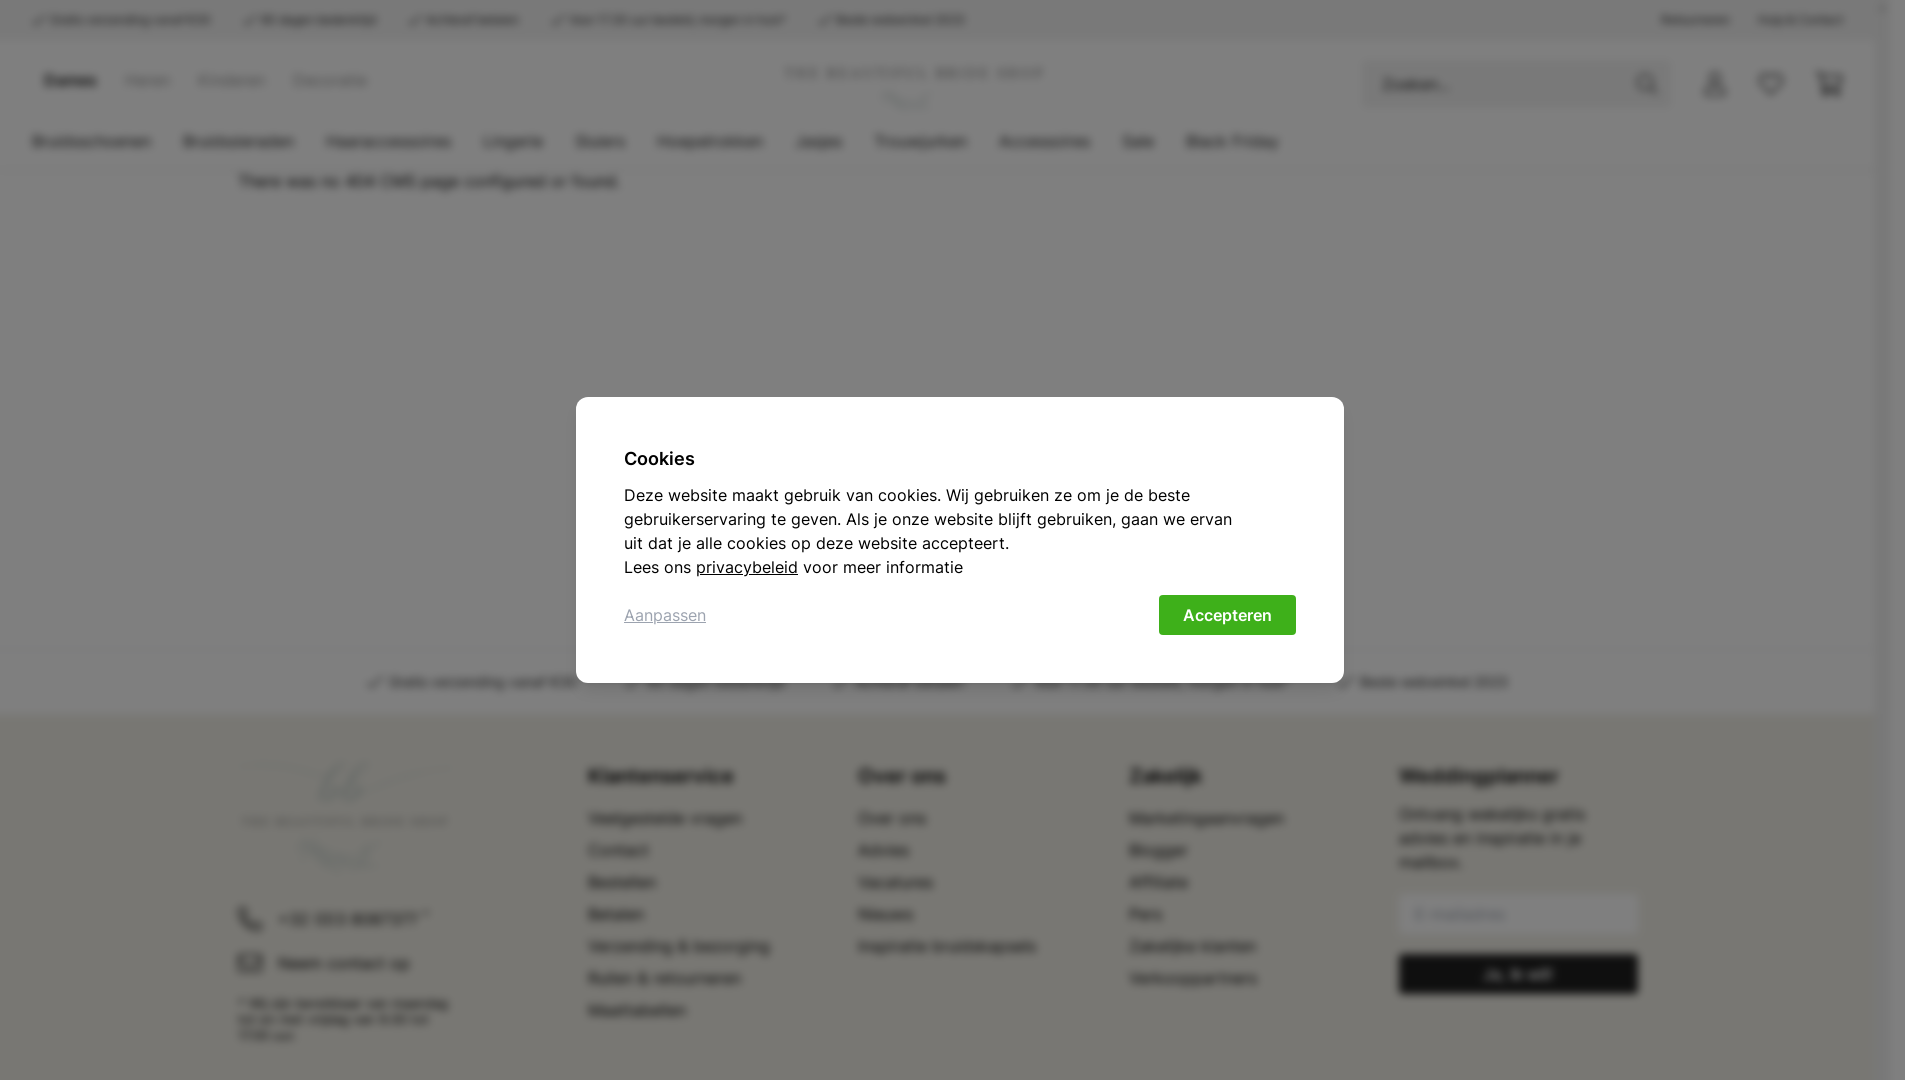 This screenshot has width=1920, height=1080. Describe the element at coordinates (238, 140) in the screenshot. I see `'Bruidssieraden'` at that location.